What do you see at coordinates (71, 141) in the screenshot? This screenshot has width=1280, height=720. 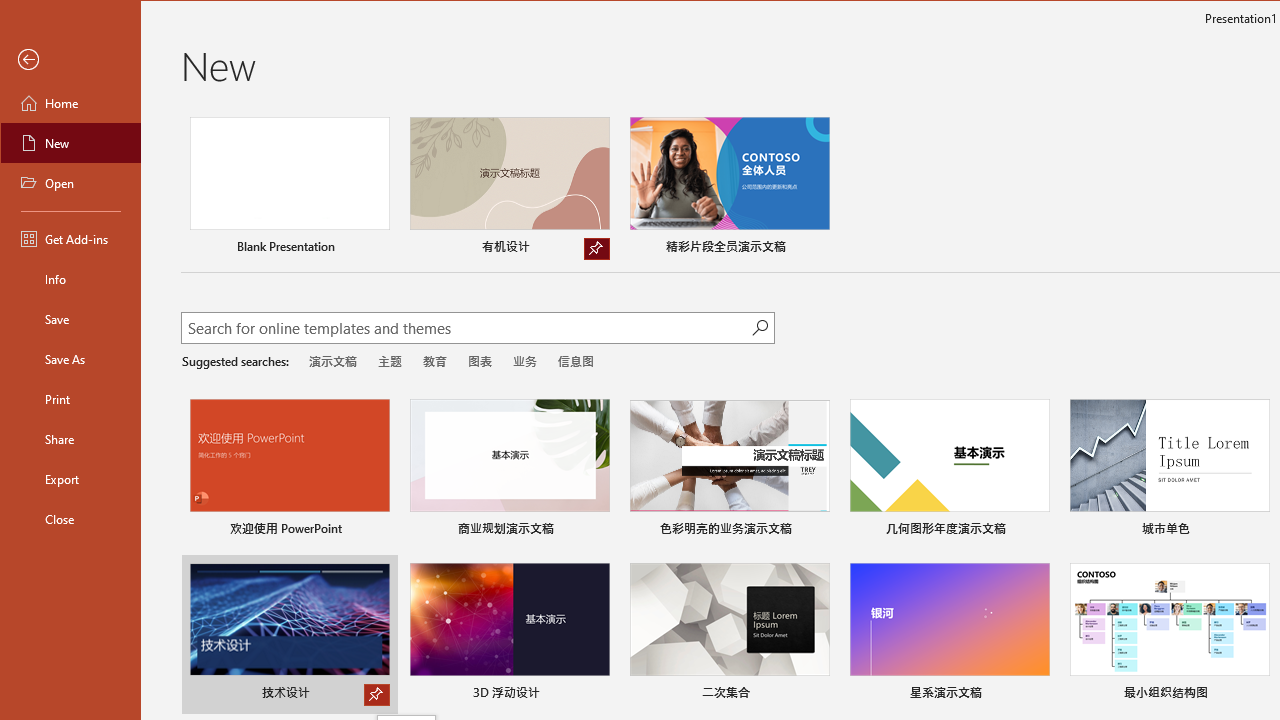 I see `'New'` at bounding box center [71, 141].